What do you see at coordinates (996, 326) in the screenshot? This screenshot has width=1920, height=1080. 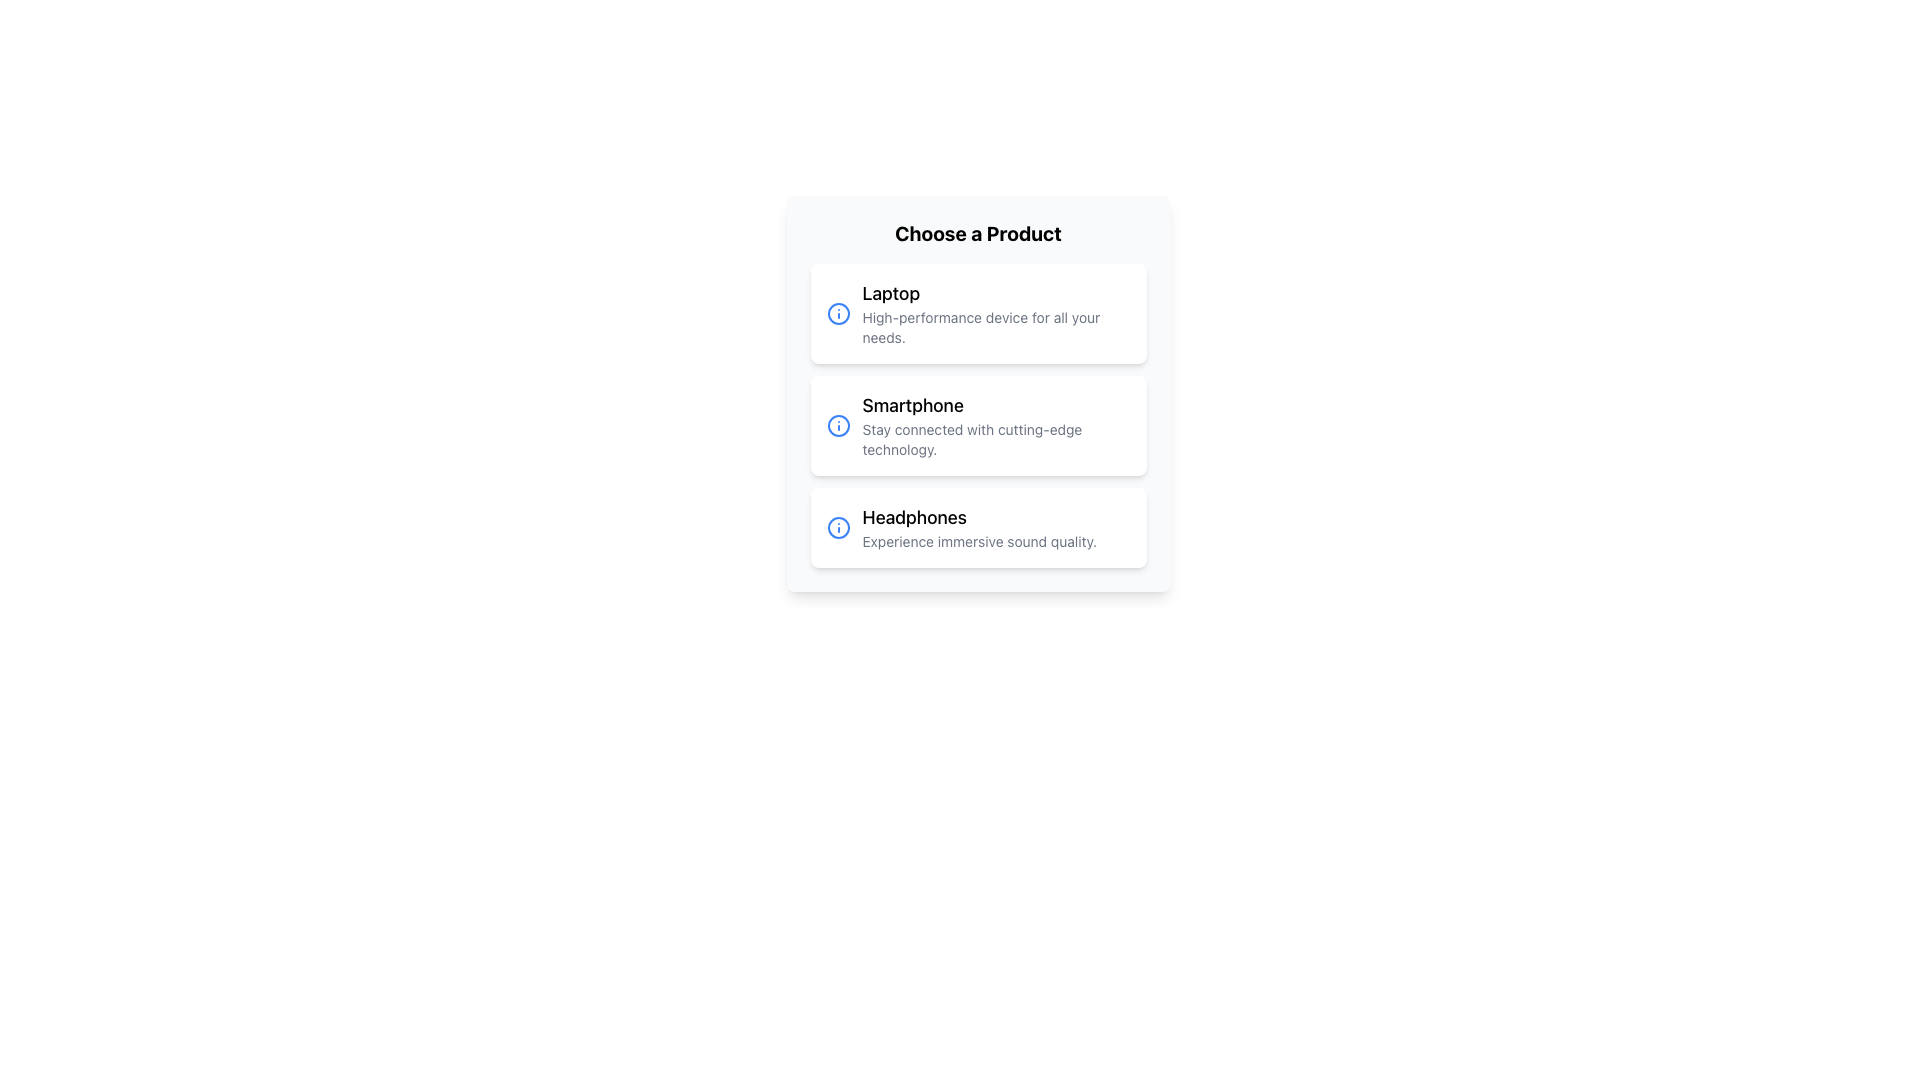 I see `the text snippet reading 'High-performance device for all your needs.' located below the 'Laptop' title within the first card of the 'Choose a Product' section` at bounding box center [996, 326].